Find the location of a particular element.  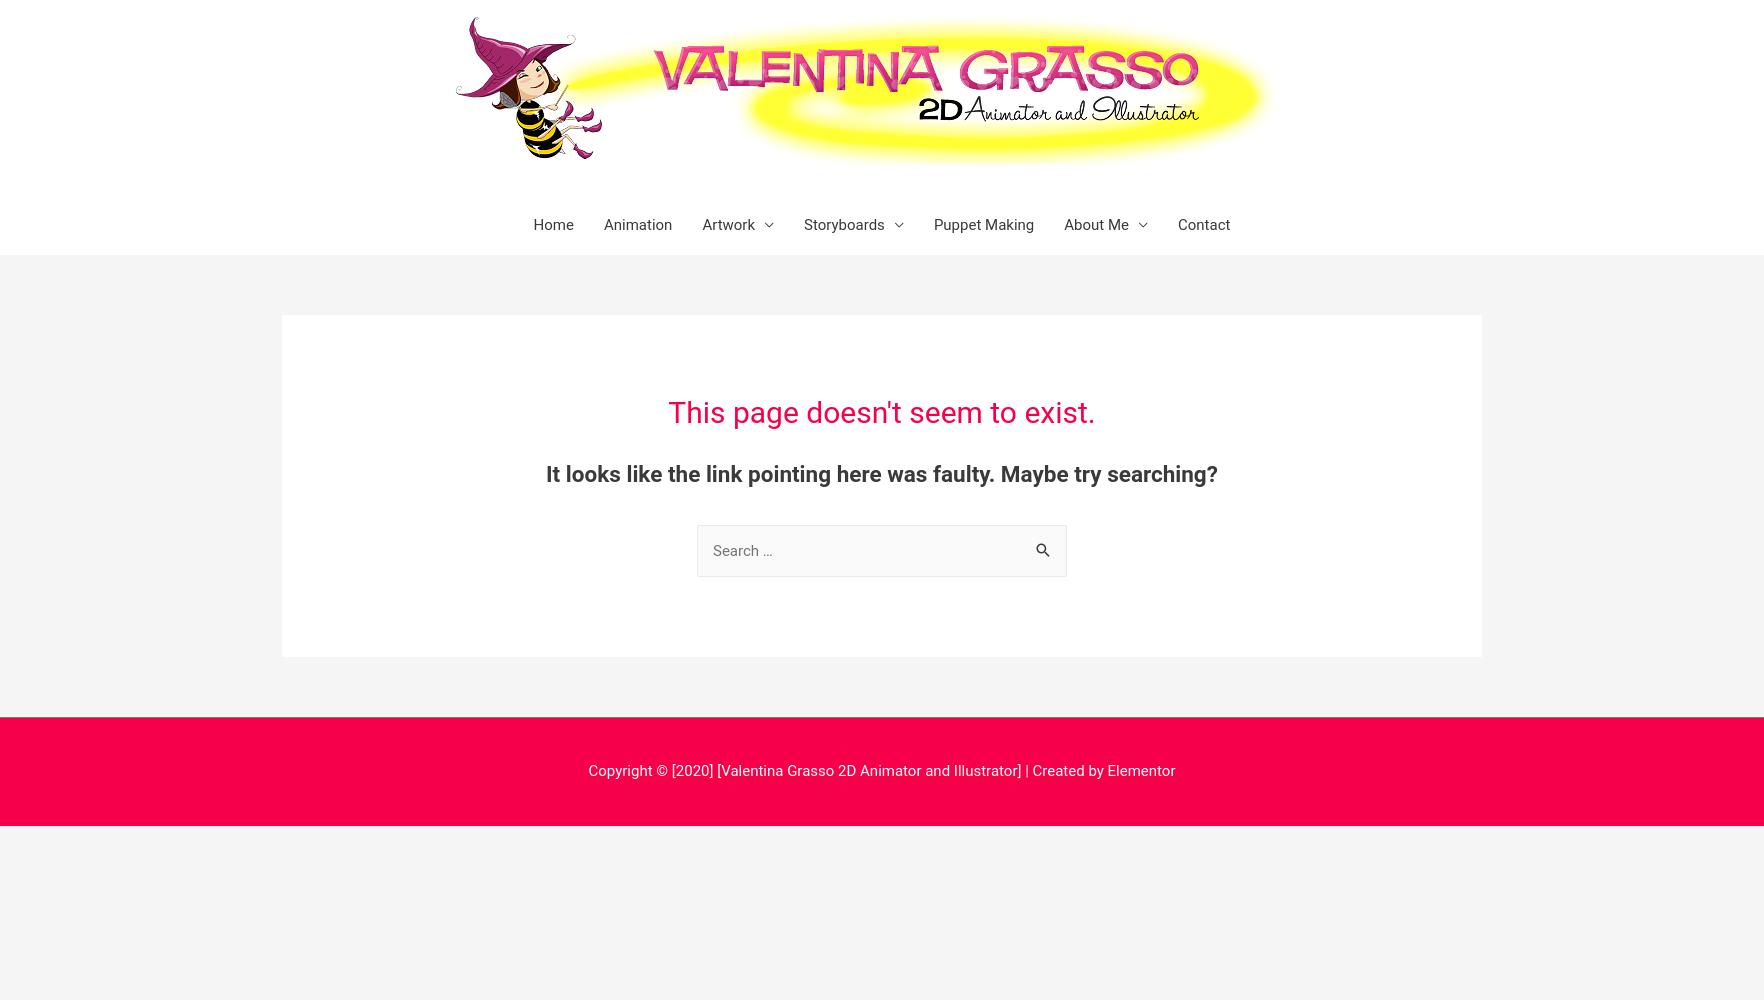

'Storyboards' is located at coordinates (844, 224).